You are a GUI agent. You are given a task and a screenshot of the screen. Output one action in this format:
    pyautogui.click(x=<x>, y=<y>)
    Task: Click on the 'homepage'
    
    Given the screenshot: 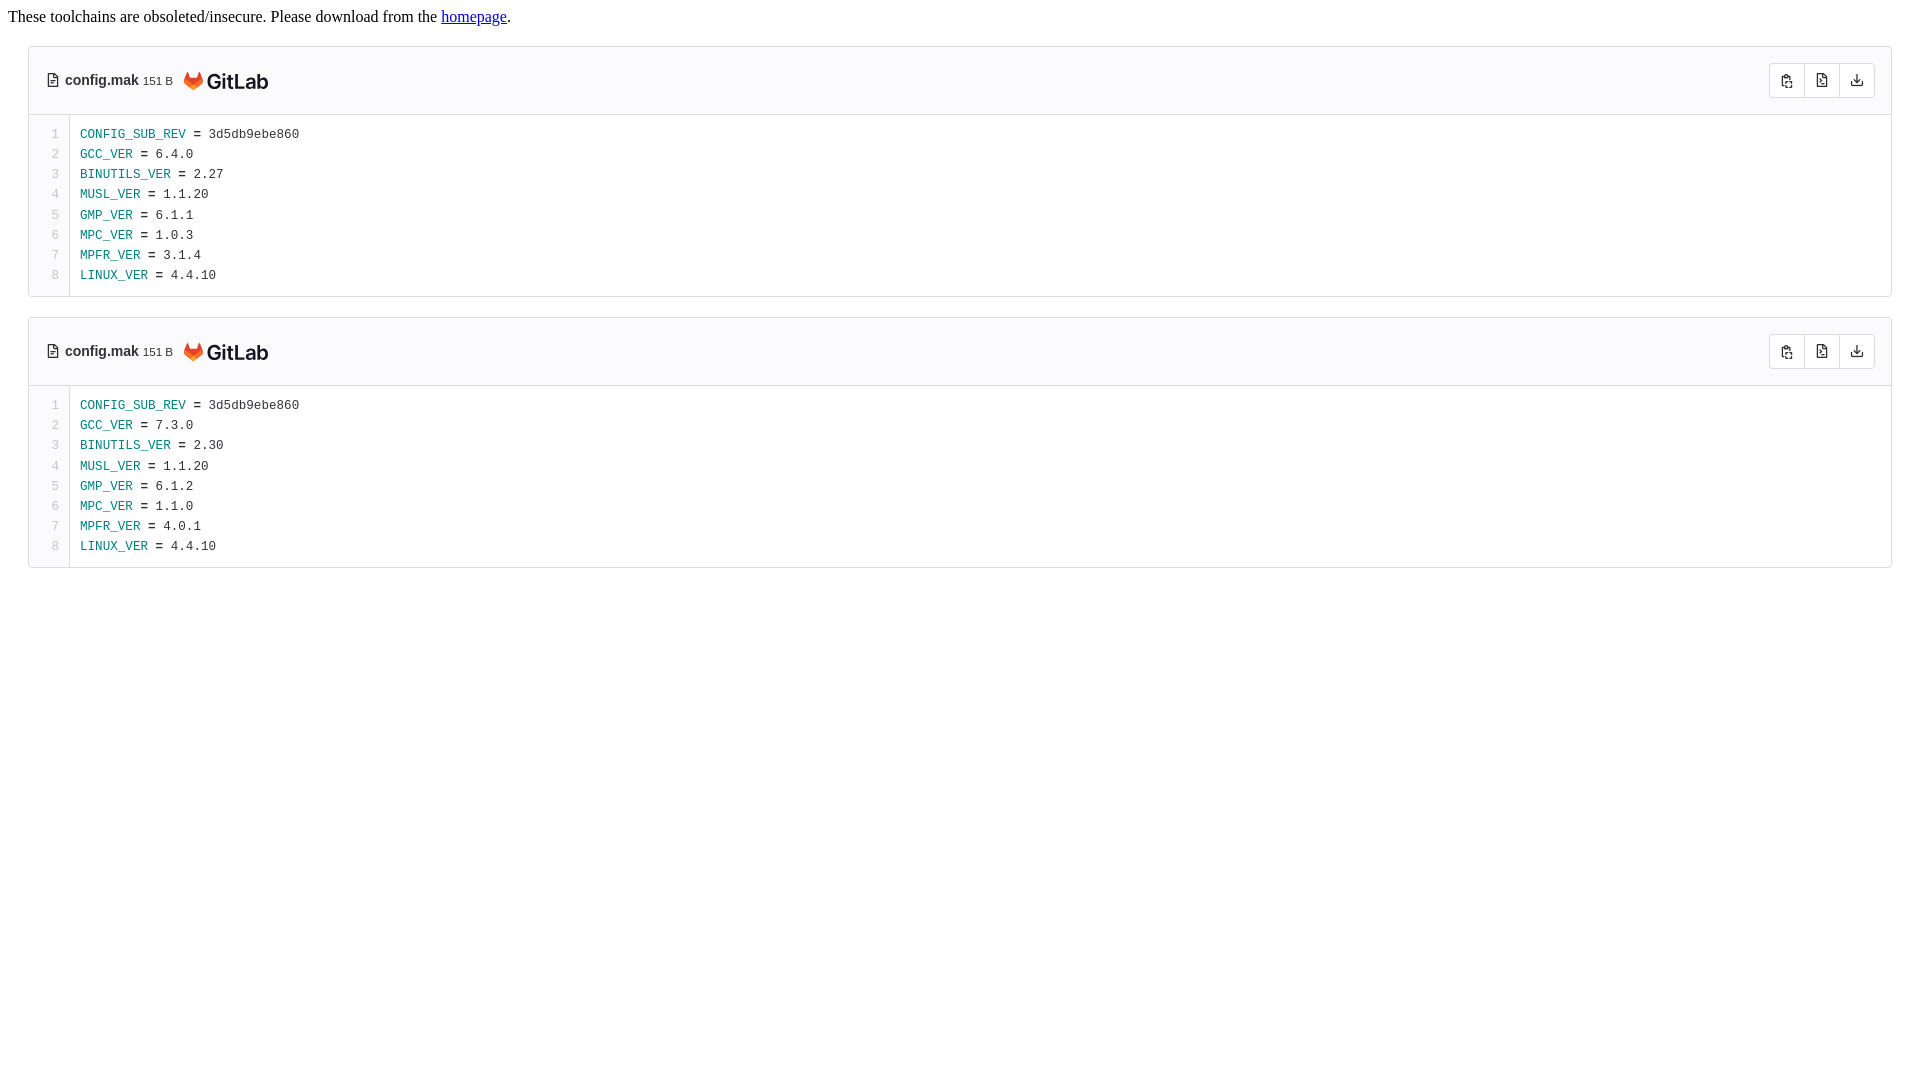 What is the action you would take?
    pyautogui.click(x=473, y=16)
    